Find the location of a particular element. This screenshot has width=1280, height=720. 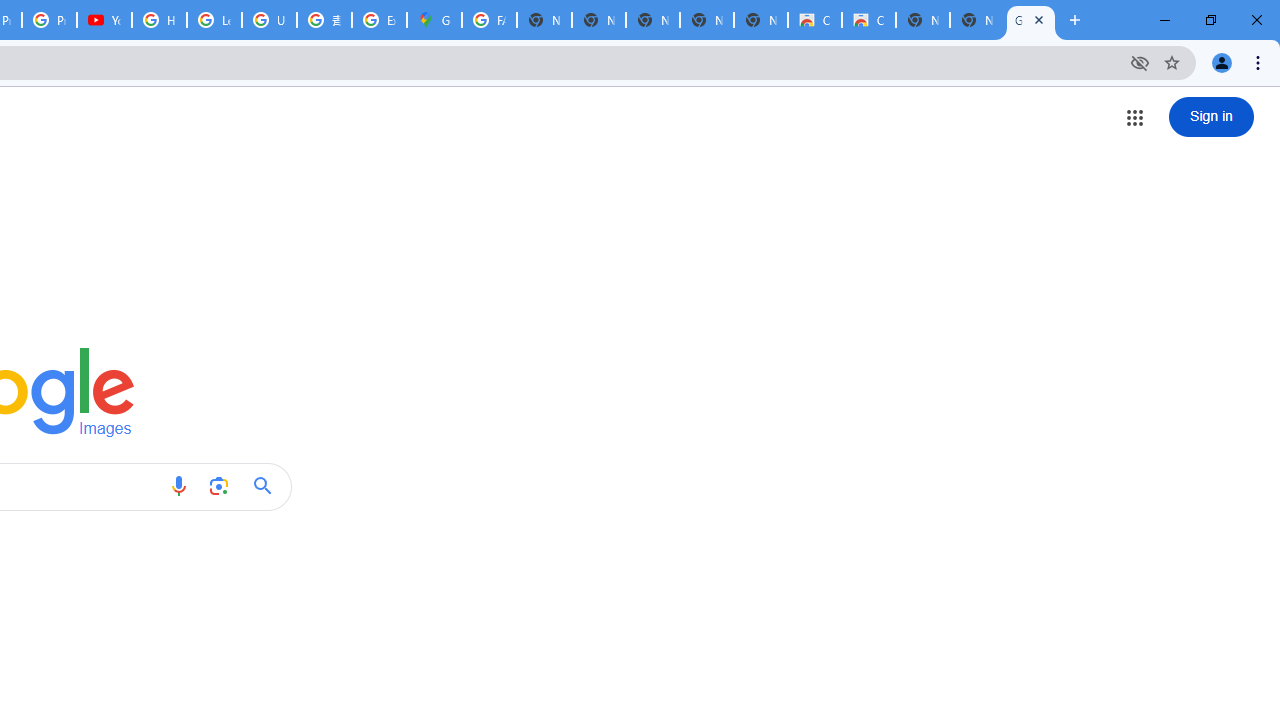

'Classic Blue - Chrome Web Store' is located at coordinates (869, 20).